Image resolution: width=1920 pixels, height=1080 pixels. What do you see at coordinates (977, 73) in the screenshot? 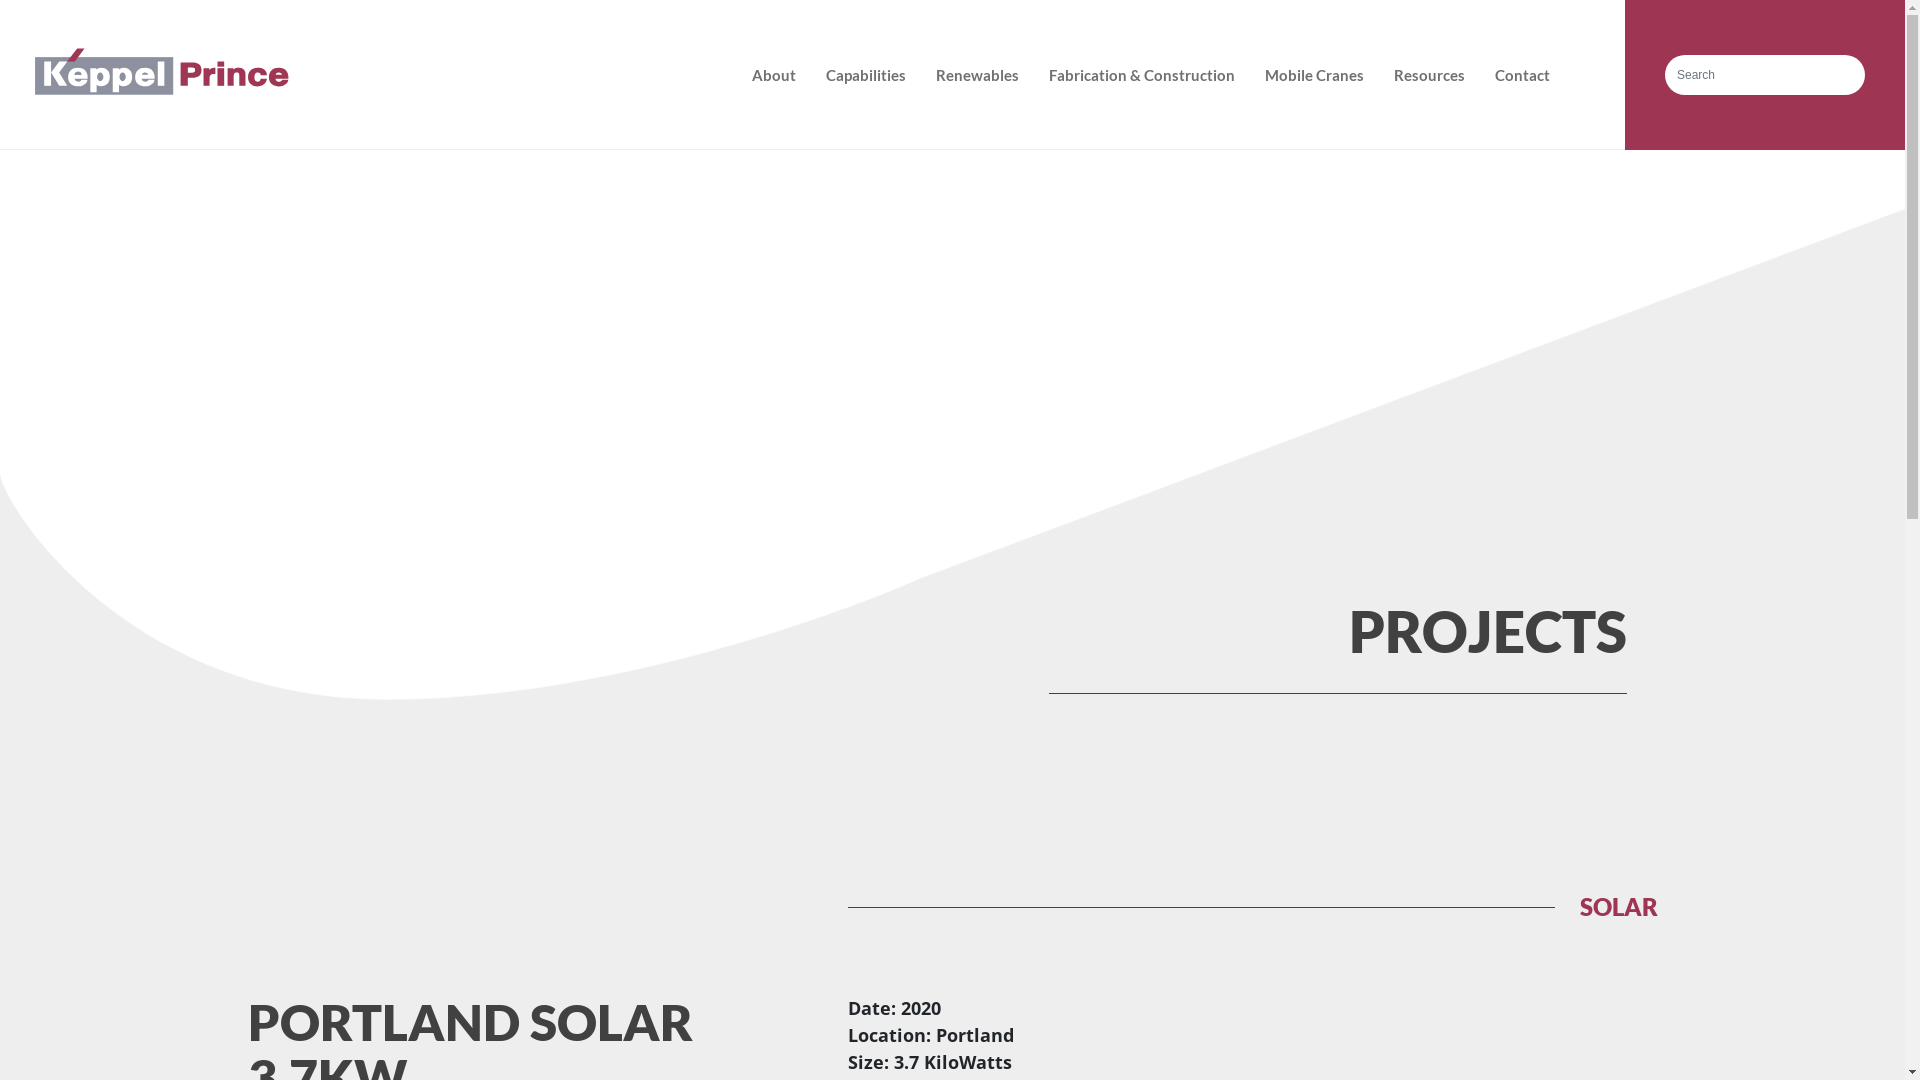
I see `'Renewables'` at bounding box center [977, 73].